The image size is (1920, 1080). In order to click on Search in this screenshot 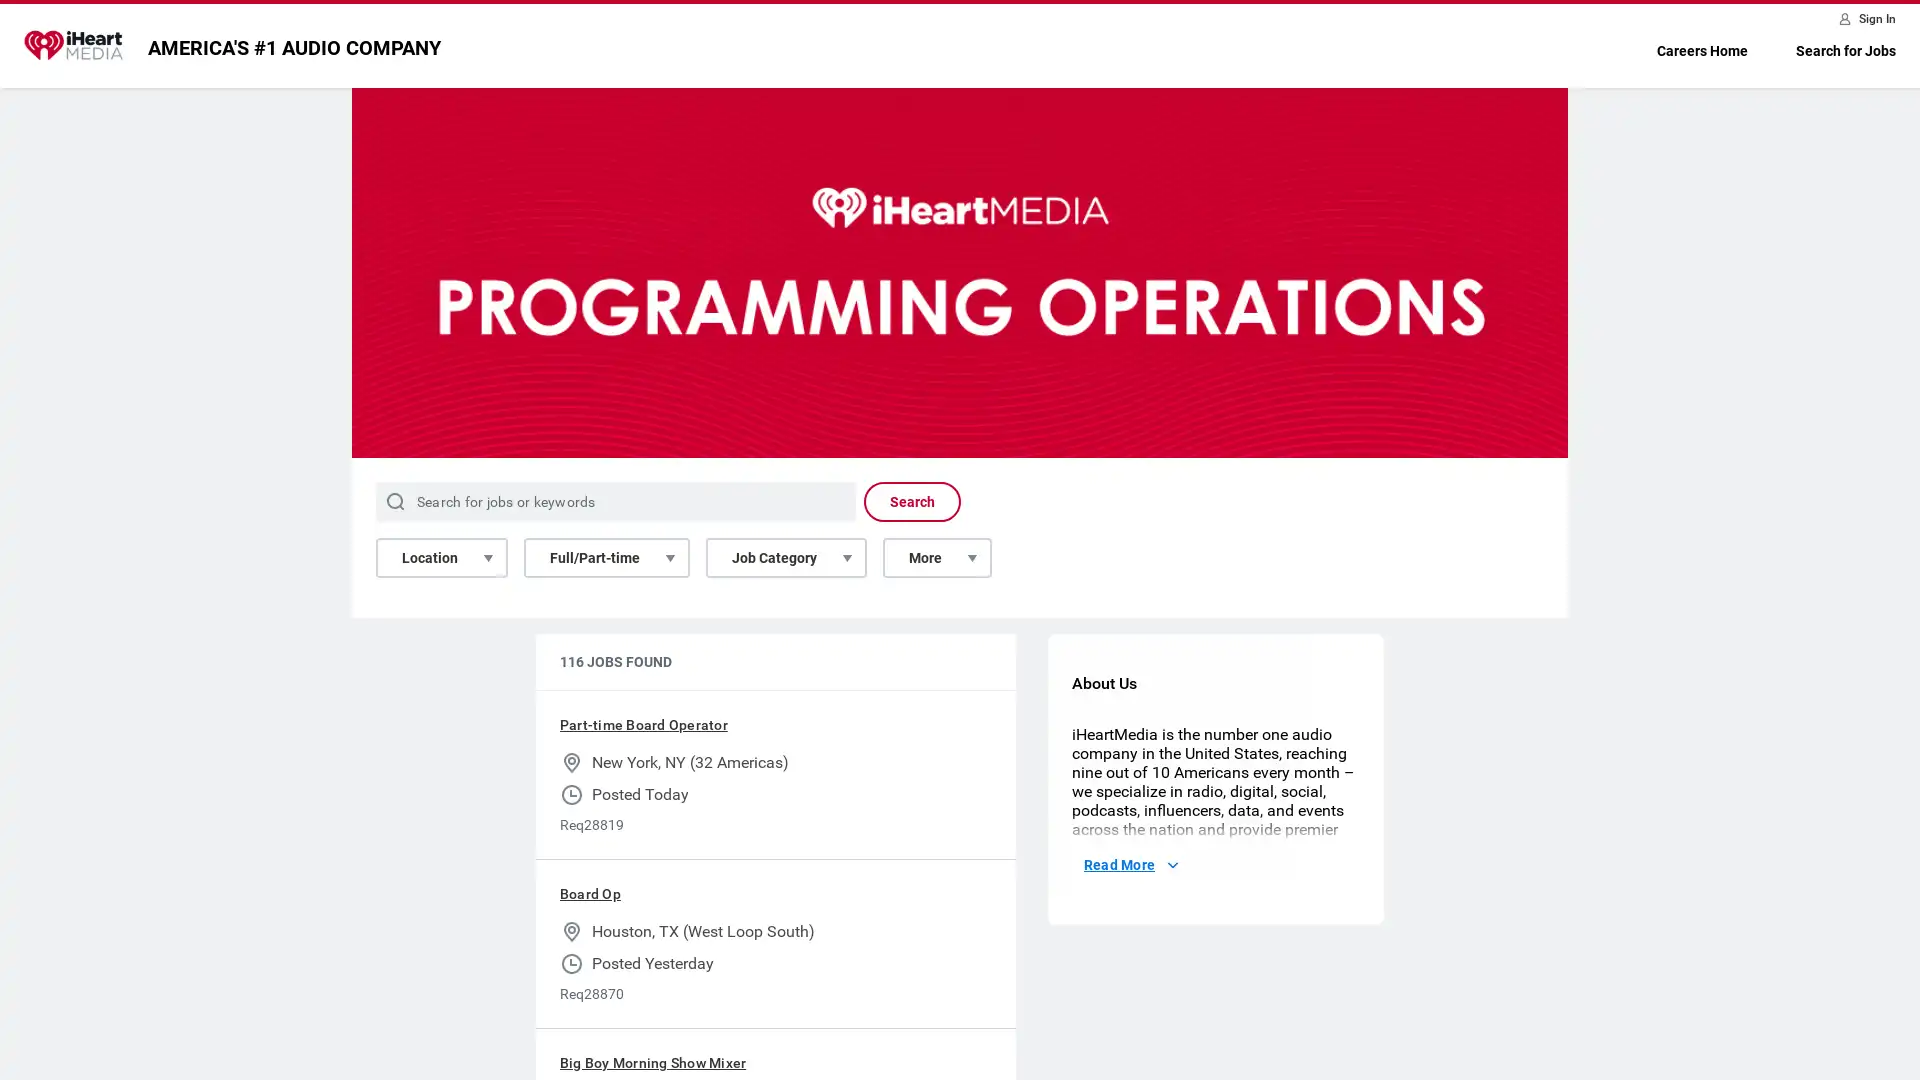, I will do `click(911, 500)`.